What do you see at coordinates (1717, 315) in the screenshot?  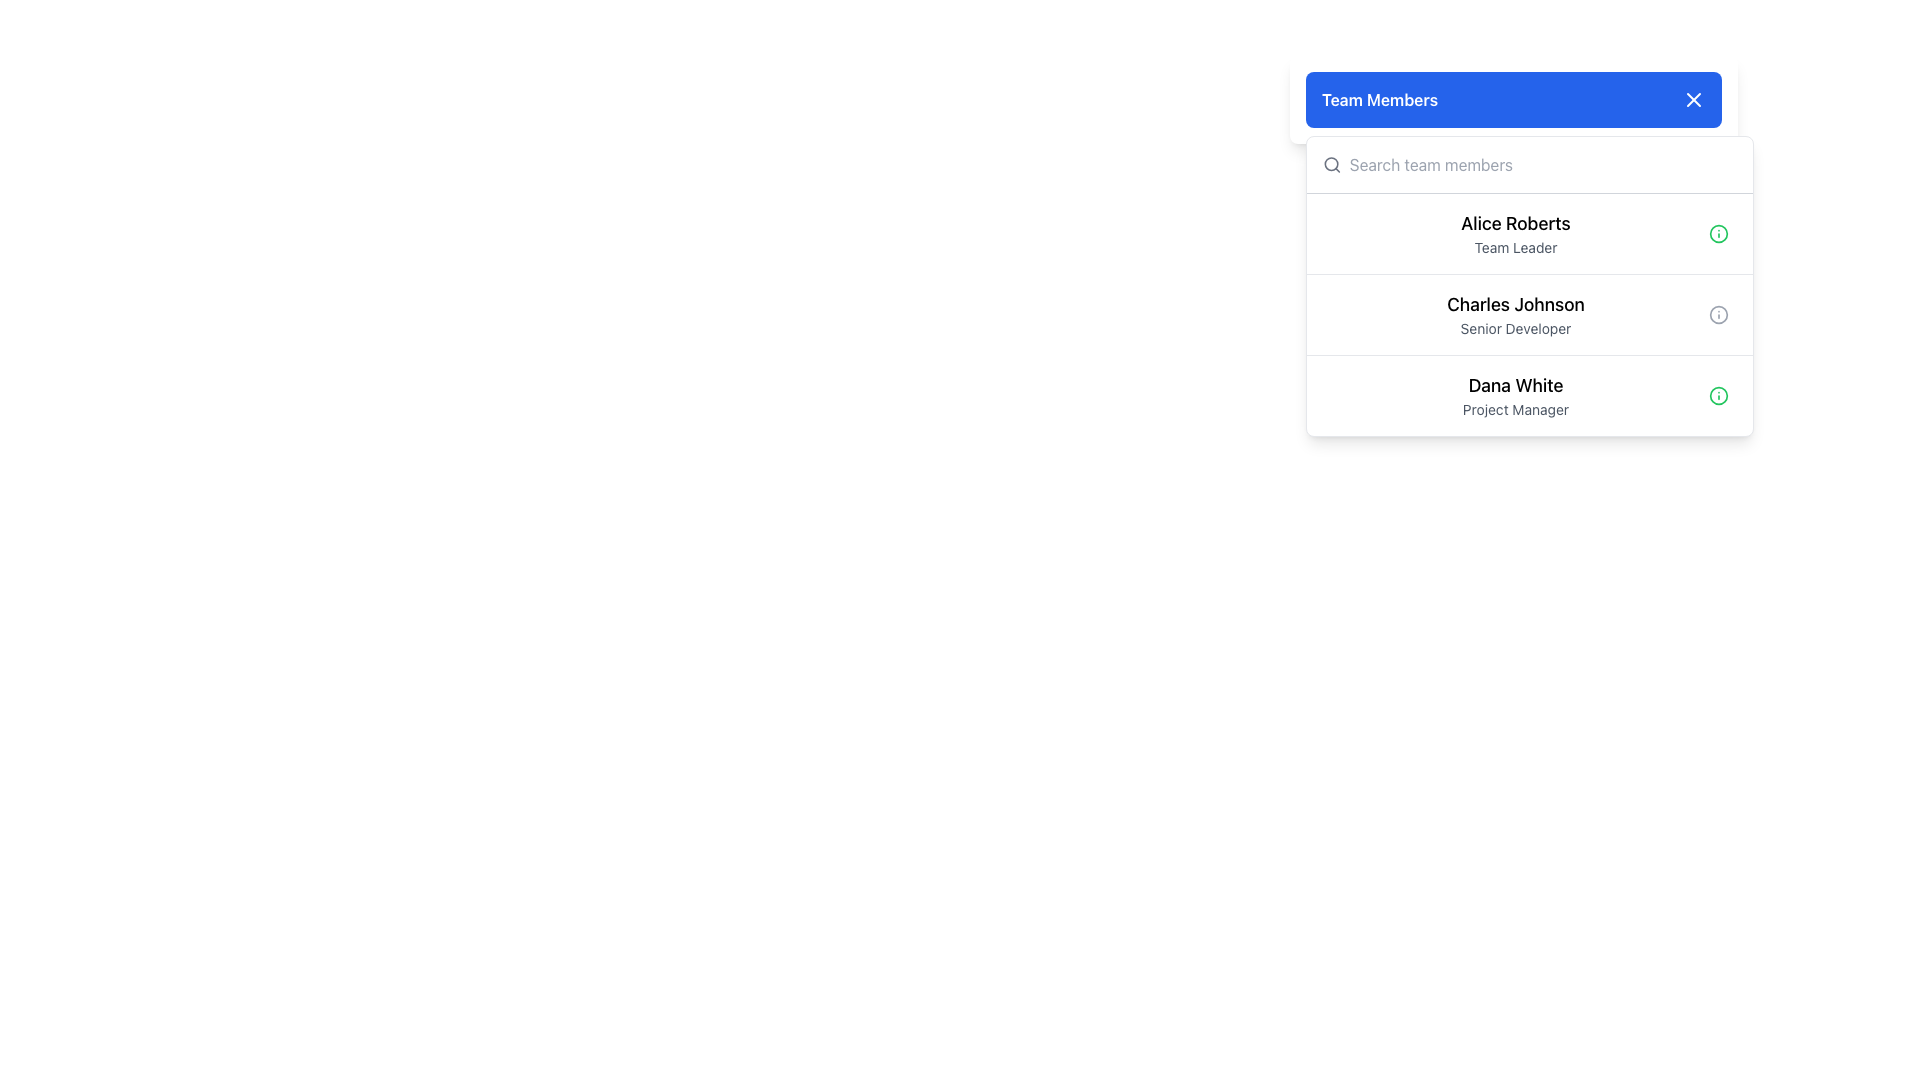 I see `the circular icon representing the status of team member 'Charles Johnson' located in the middle card of the three-member list in the modal window` at bounding box center [1717, 315].